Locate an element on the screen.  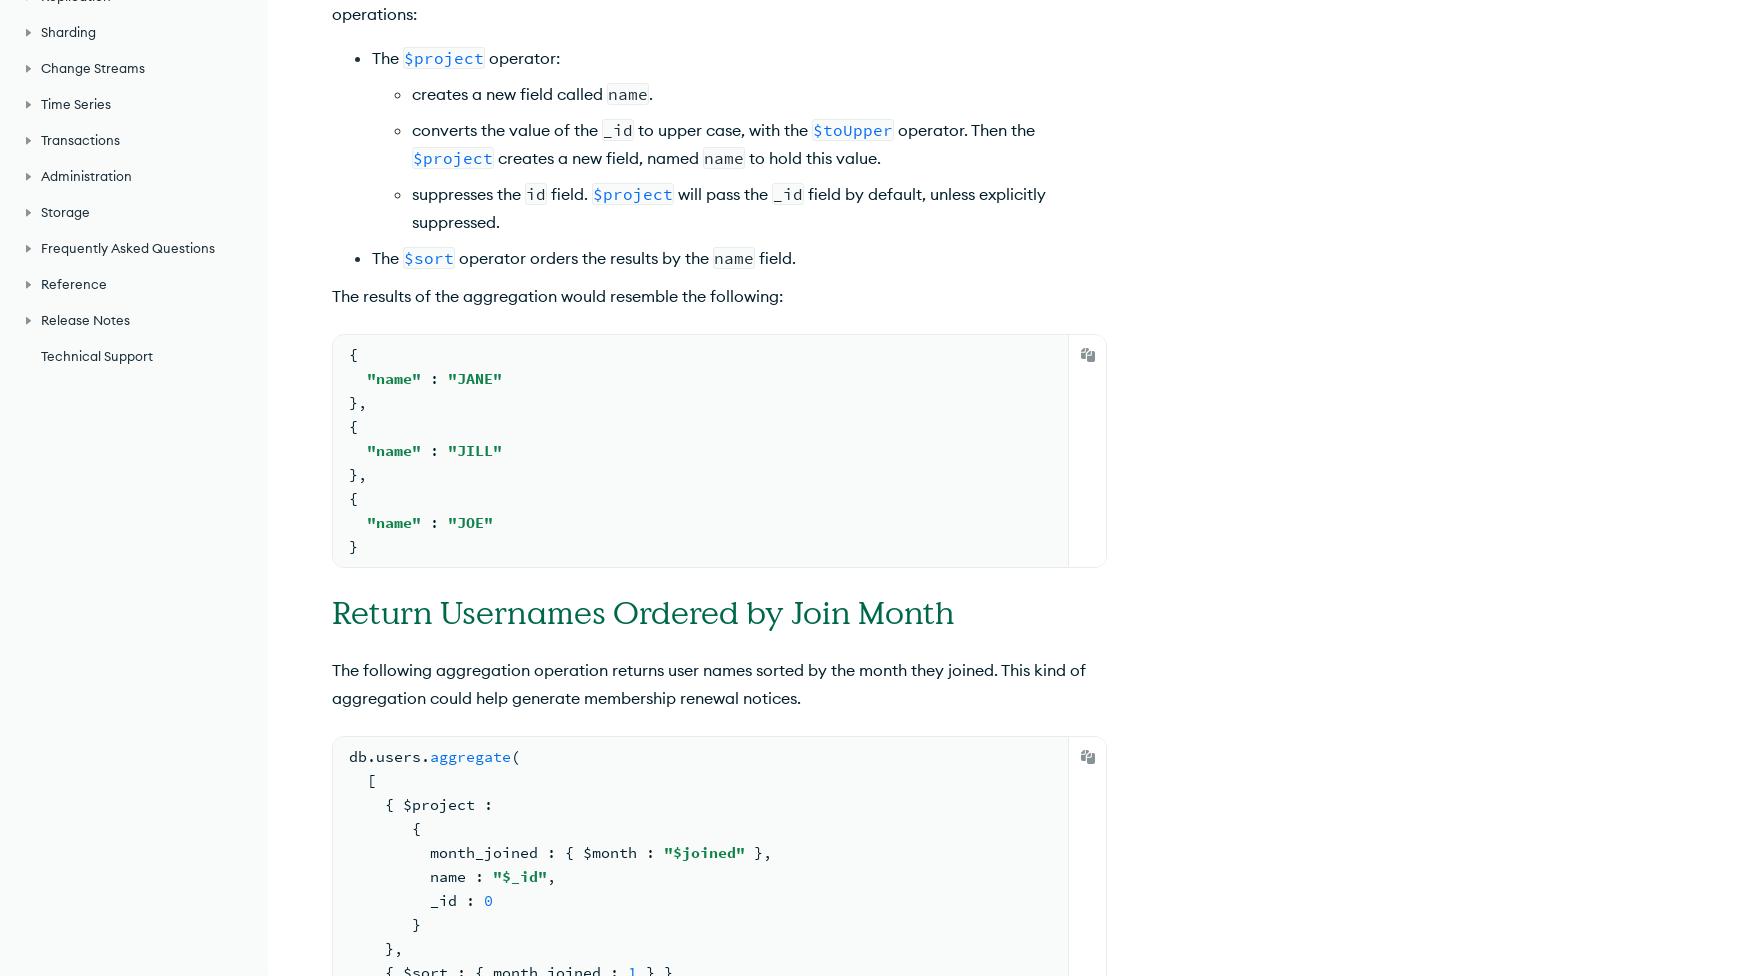
'will pass
the' is located at coordinates (722, 193).